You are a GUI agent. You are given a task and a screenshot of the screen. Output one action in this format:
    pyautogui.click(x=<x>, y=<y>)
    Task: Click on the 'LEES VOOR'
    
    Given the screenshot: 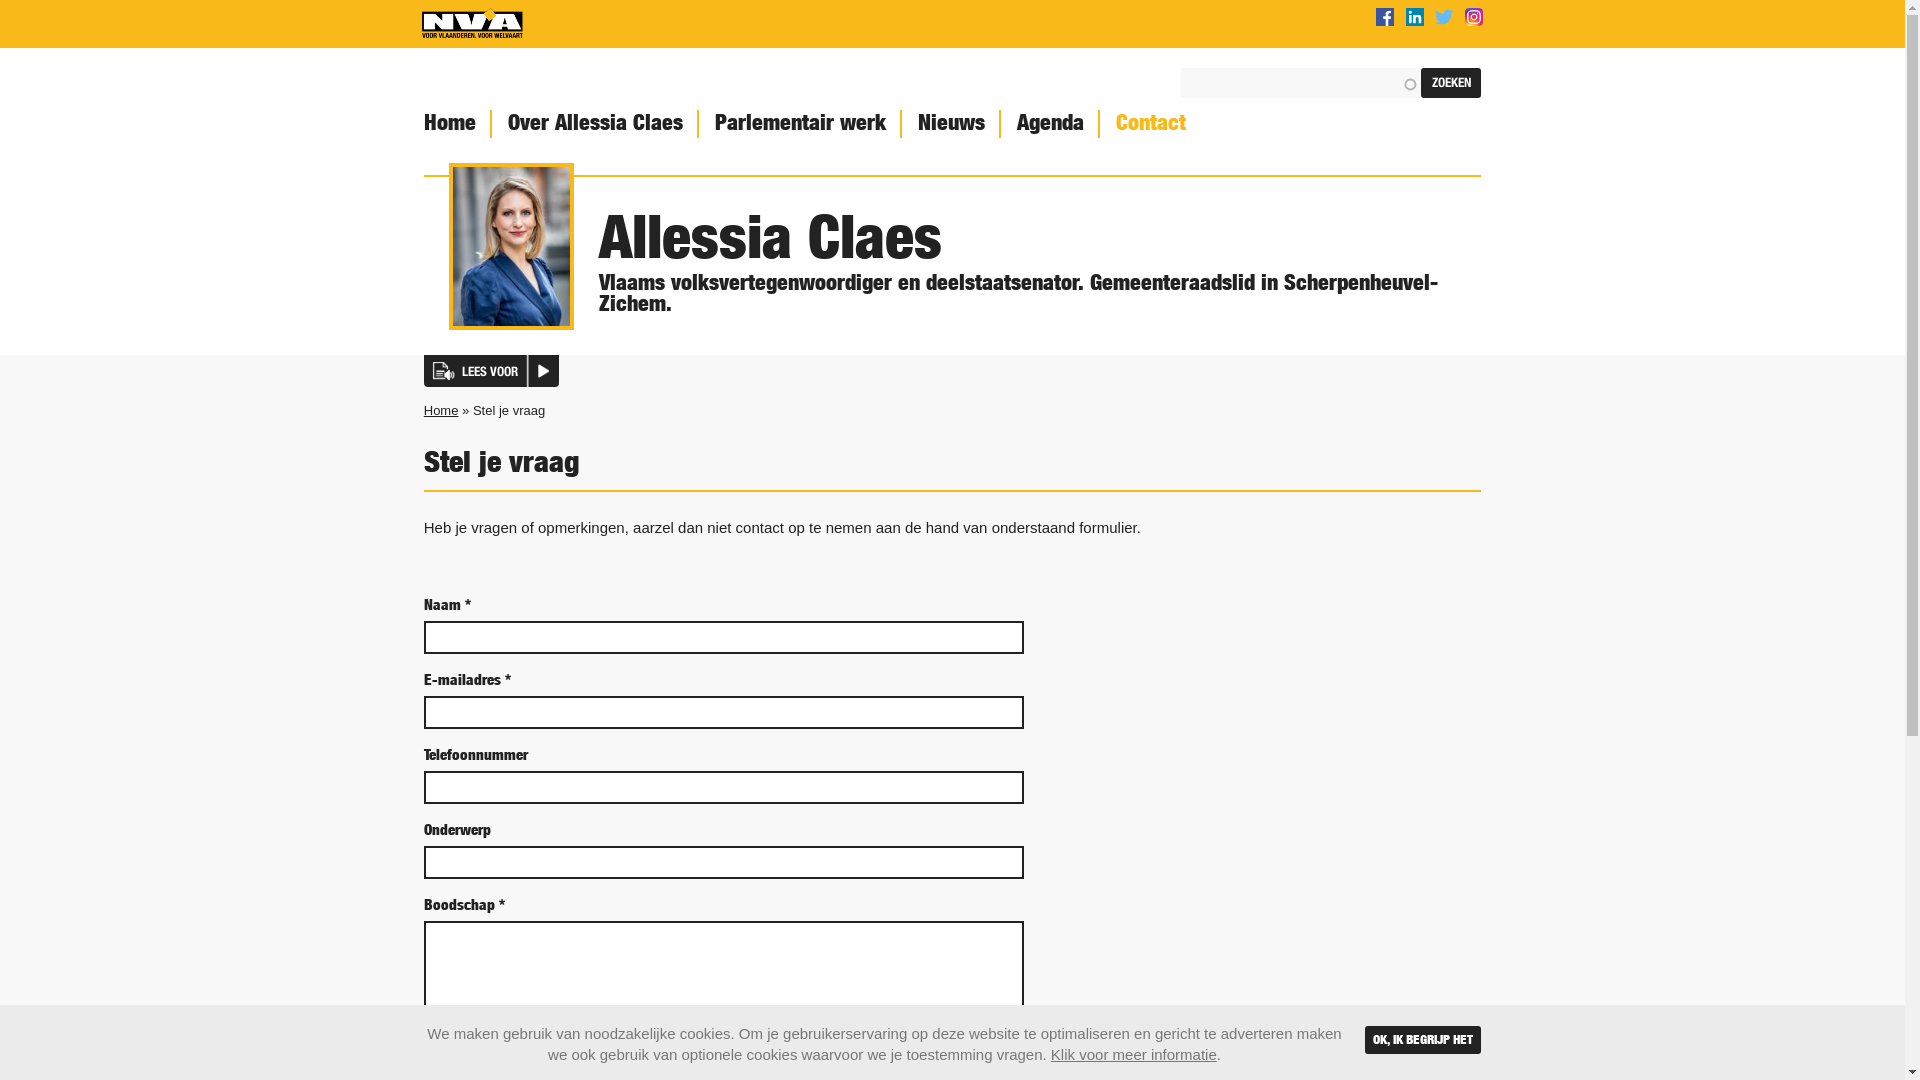 What is the action you would take?
    pyautogui.click(x=491, y=370)
    